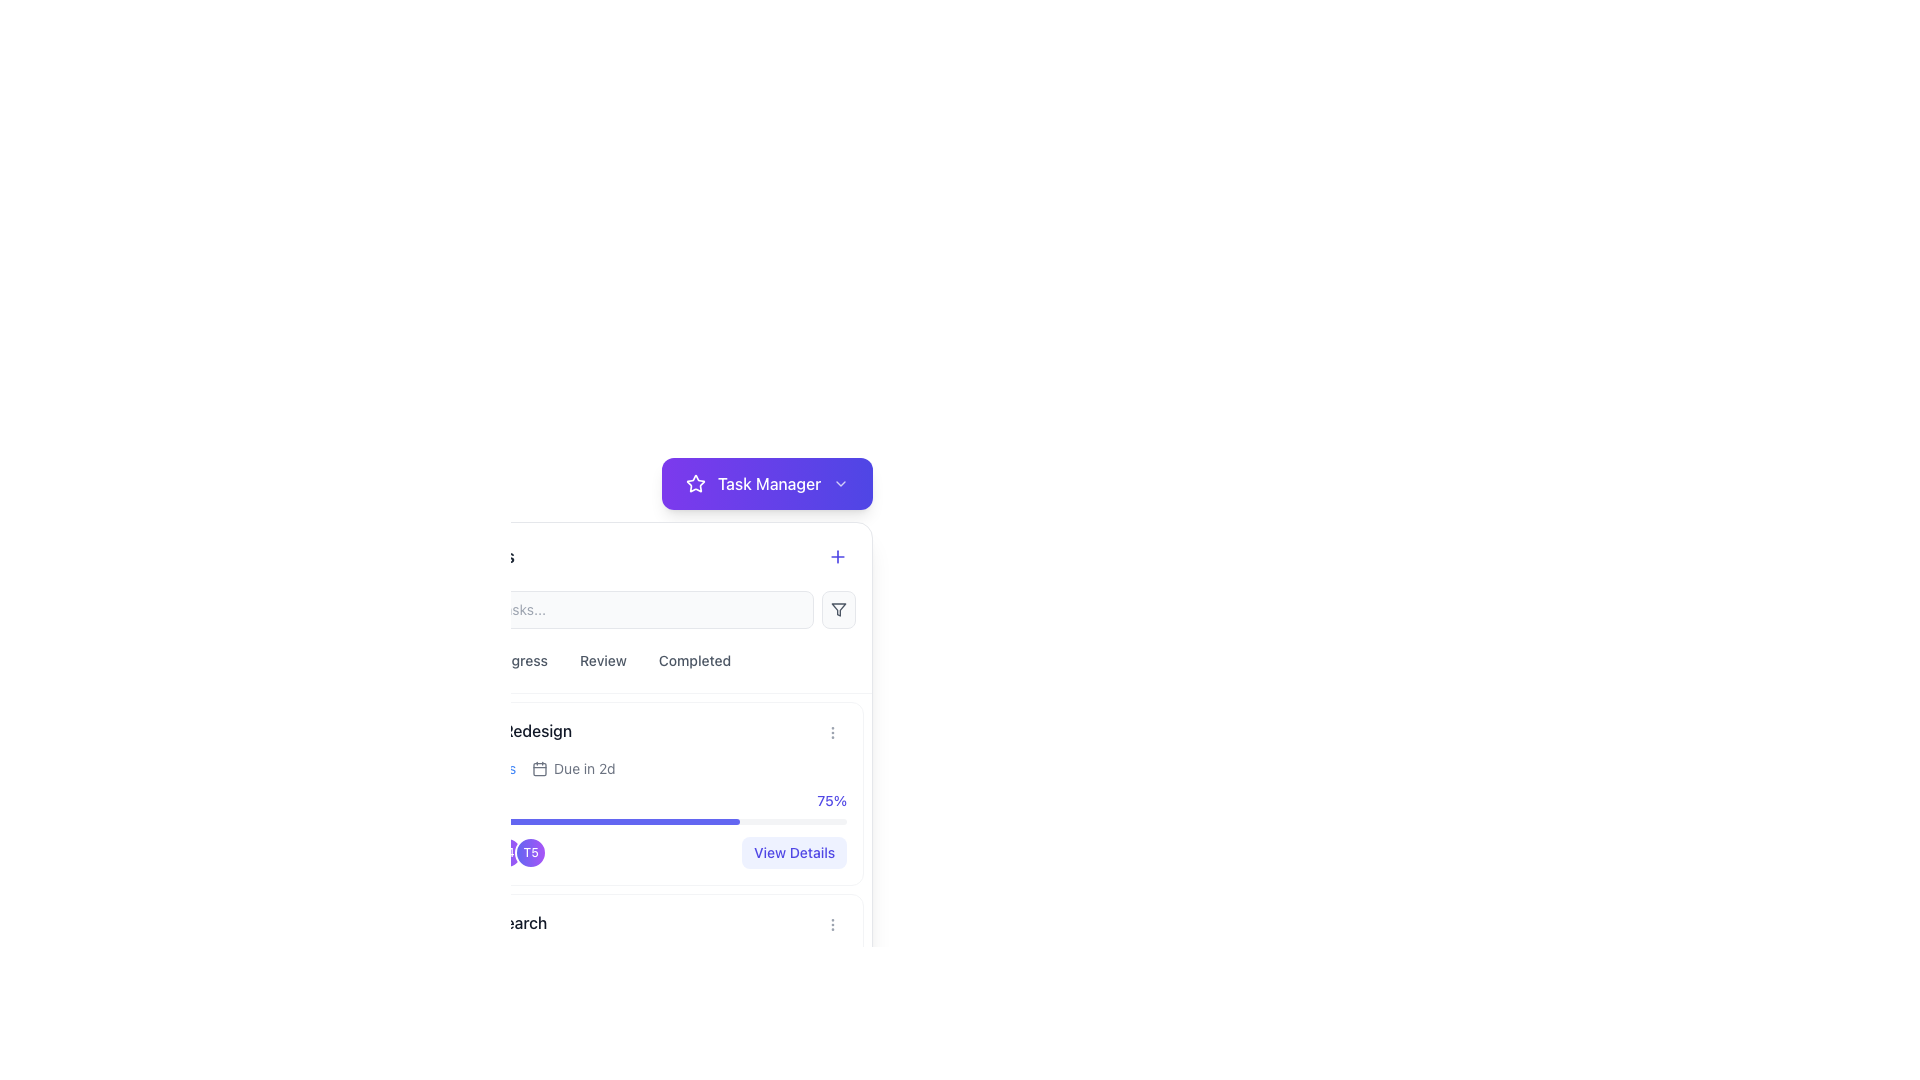 This screenshot has width=1920, height=1080. Describe the element at coordinates (793, 852) in the screenshot. I see `the 'View Details' button with a light indigo background and indigo text, located at the far right of a row of colored circular elements labeled T1 through T5` at that location.